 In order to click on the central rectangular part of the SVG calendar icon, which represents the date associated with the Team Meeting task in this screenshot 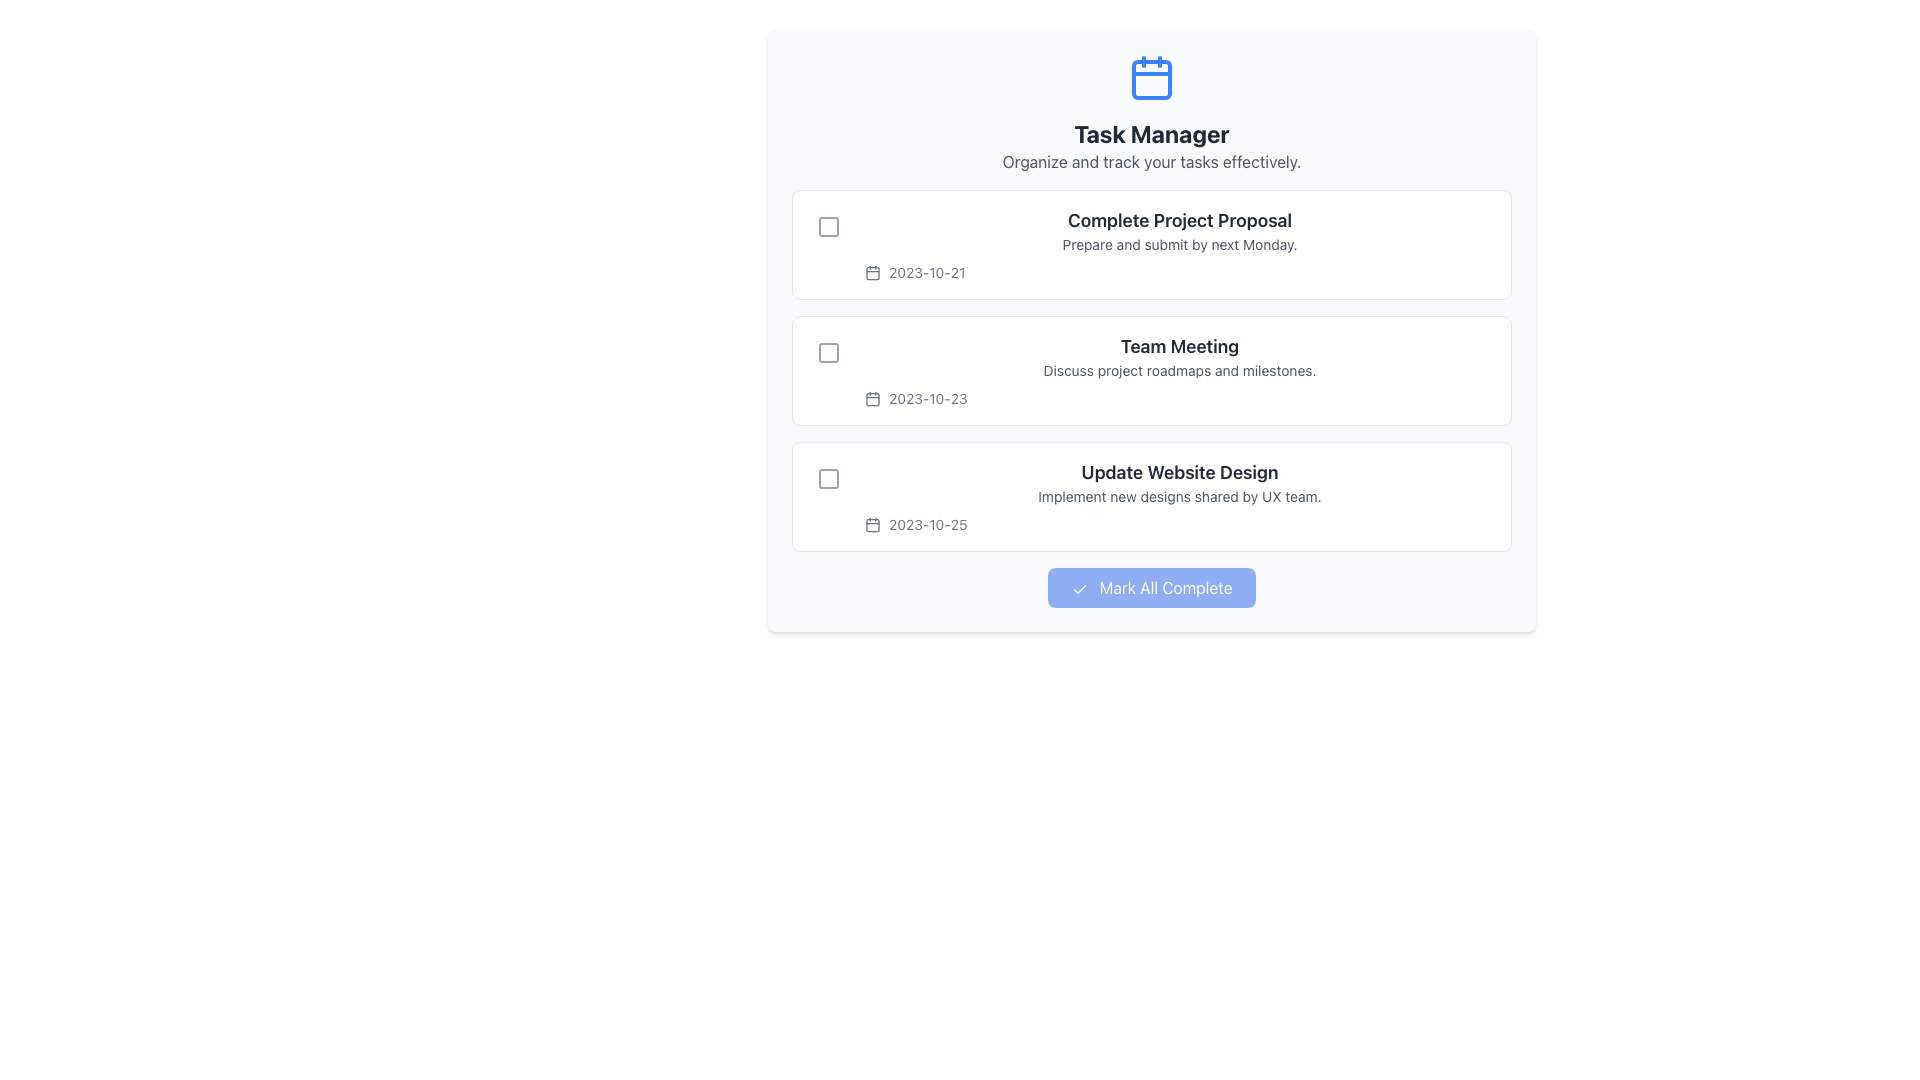, I will do `click(873, 398)`.